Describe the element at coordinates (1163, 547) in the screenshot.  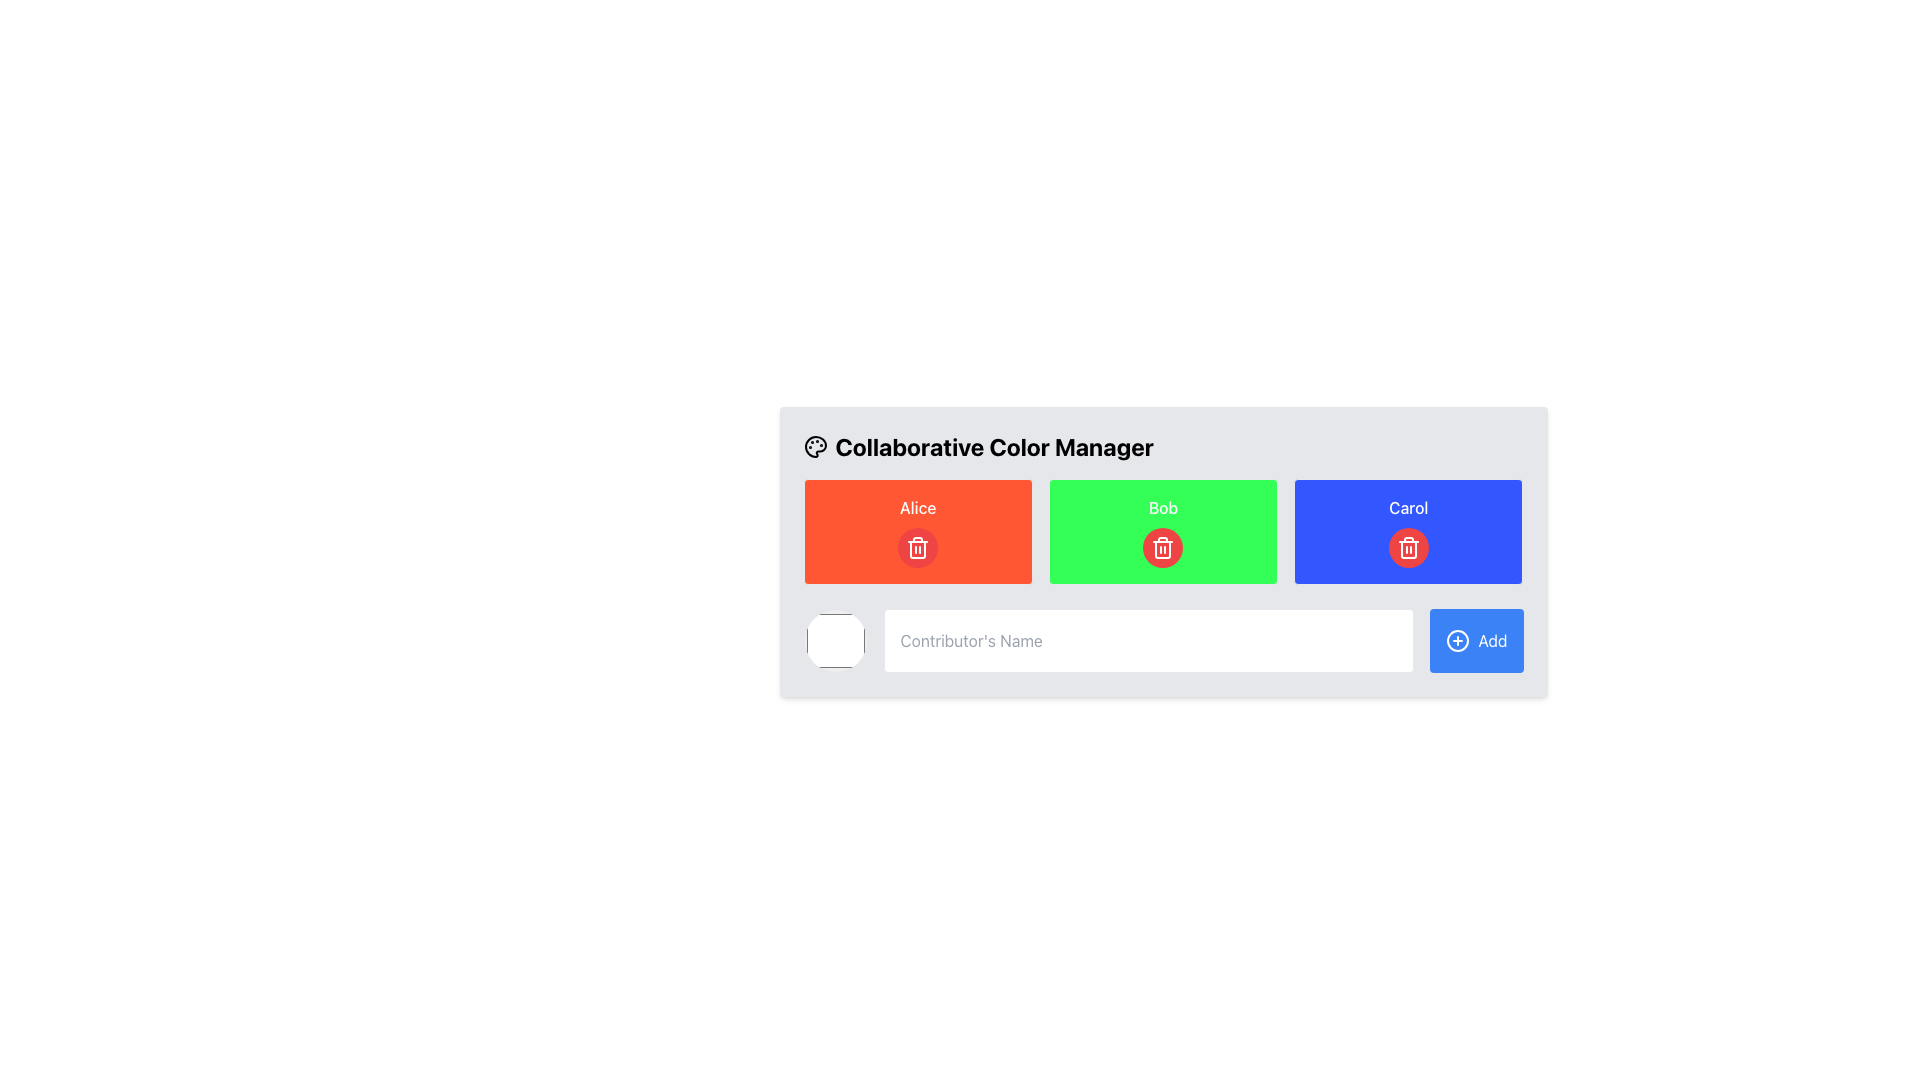
I see `the trash can icon button located under the text 'Bob' to possibly display additional information` at that location.